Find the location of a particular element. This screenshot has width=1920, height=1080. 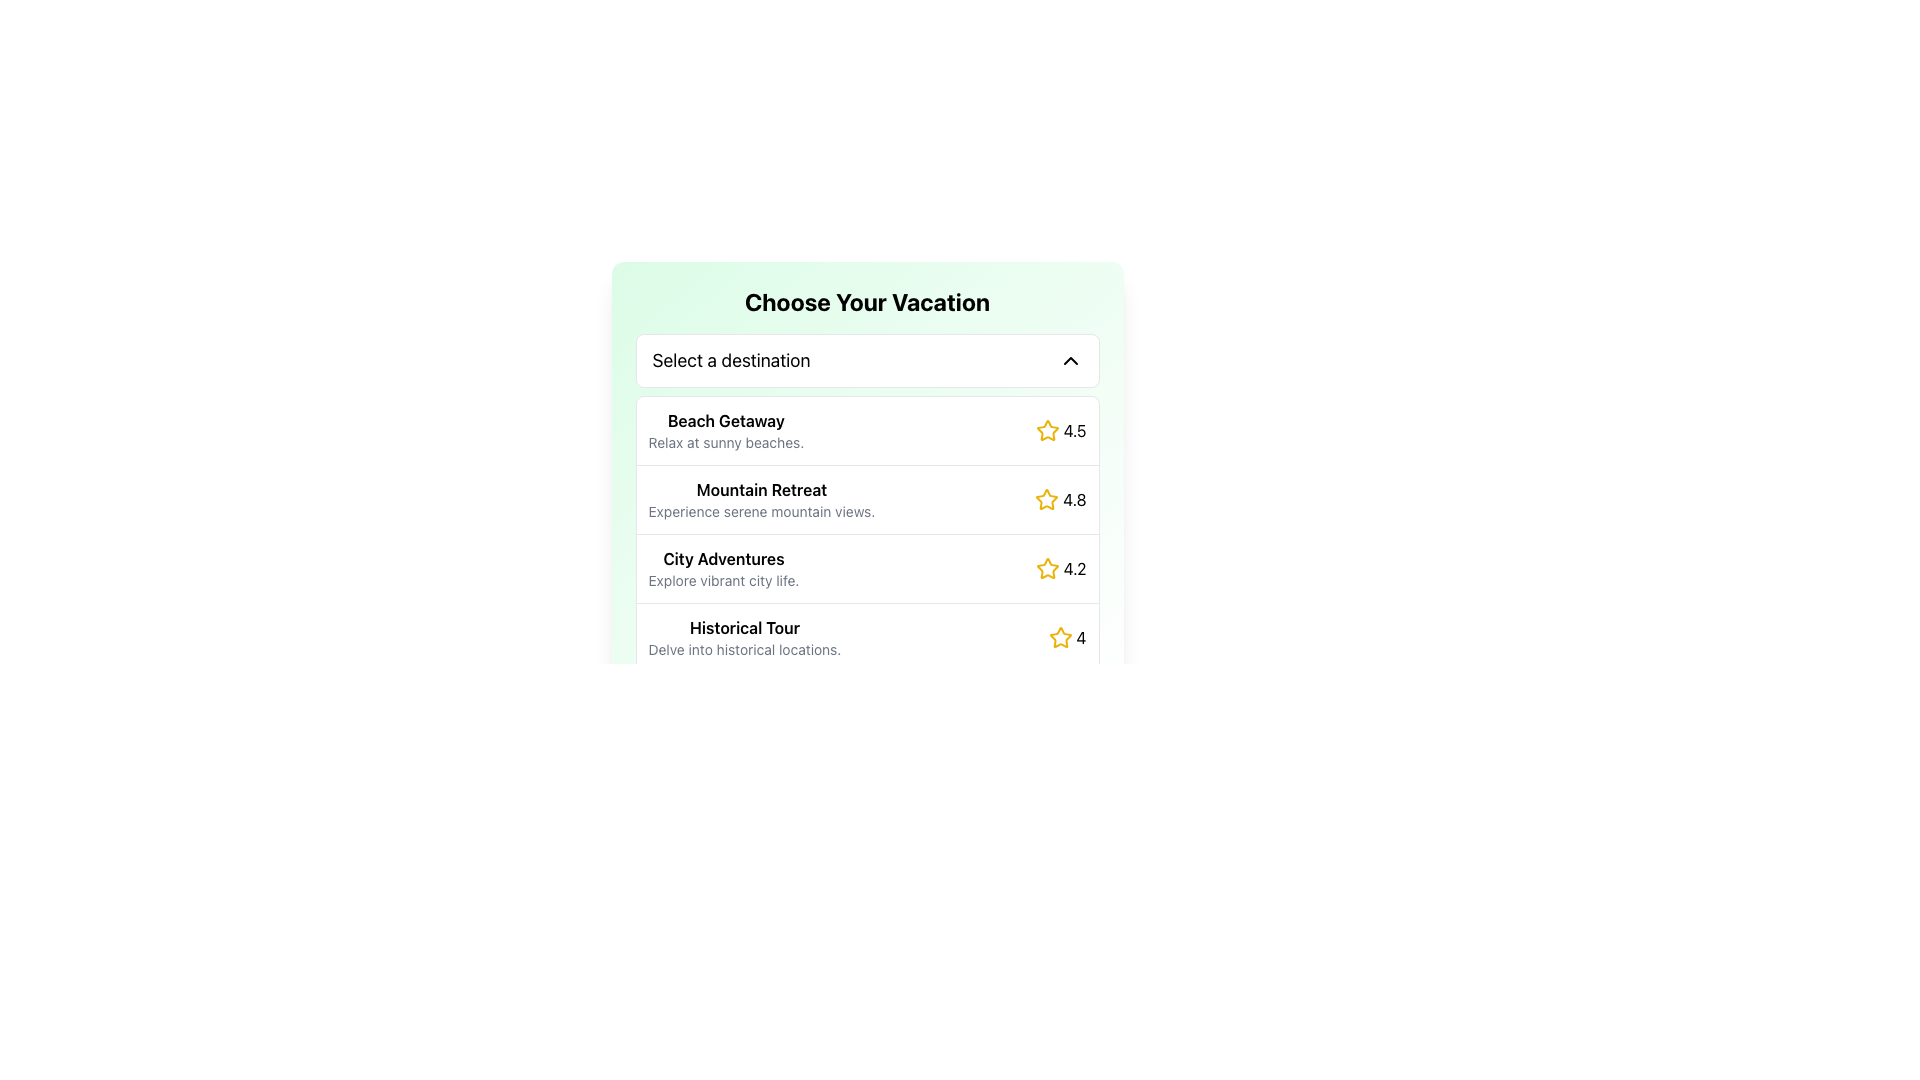

the bold title text of the third list item under the header 'Choose Your Vacation', which describes the item associated with 'Explore vibrant city life' is located at coordinates (723, 559).